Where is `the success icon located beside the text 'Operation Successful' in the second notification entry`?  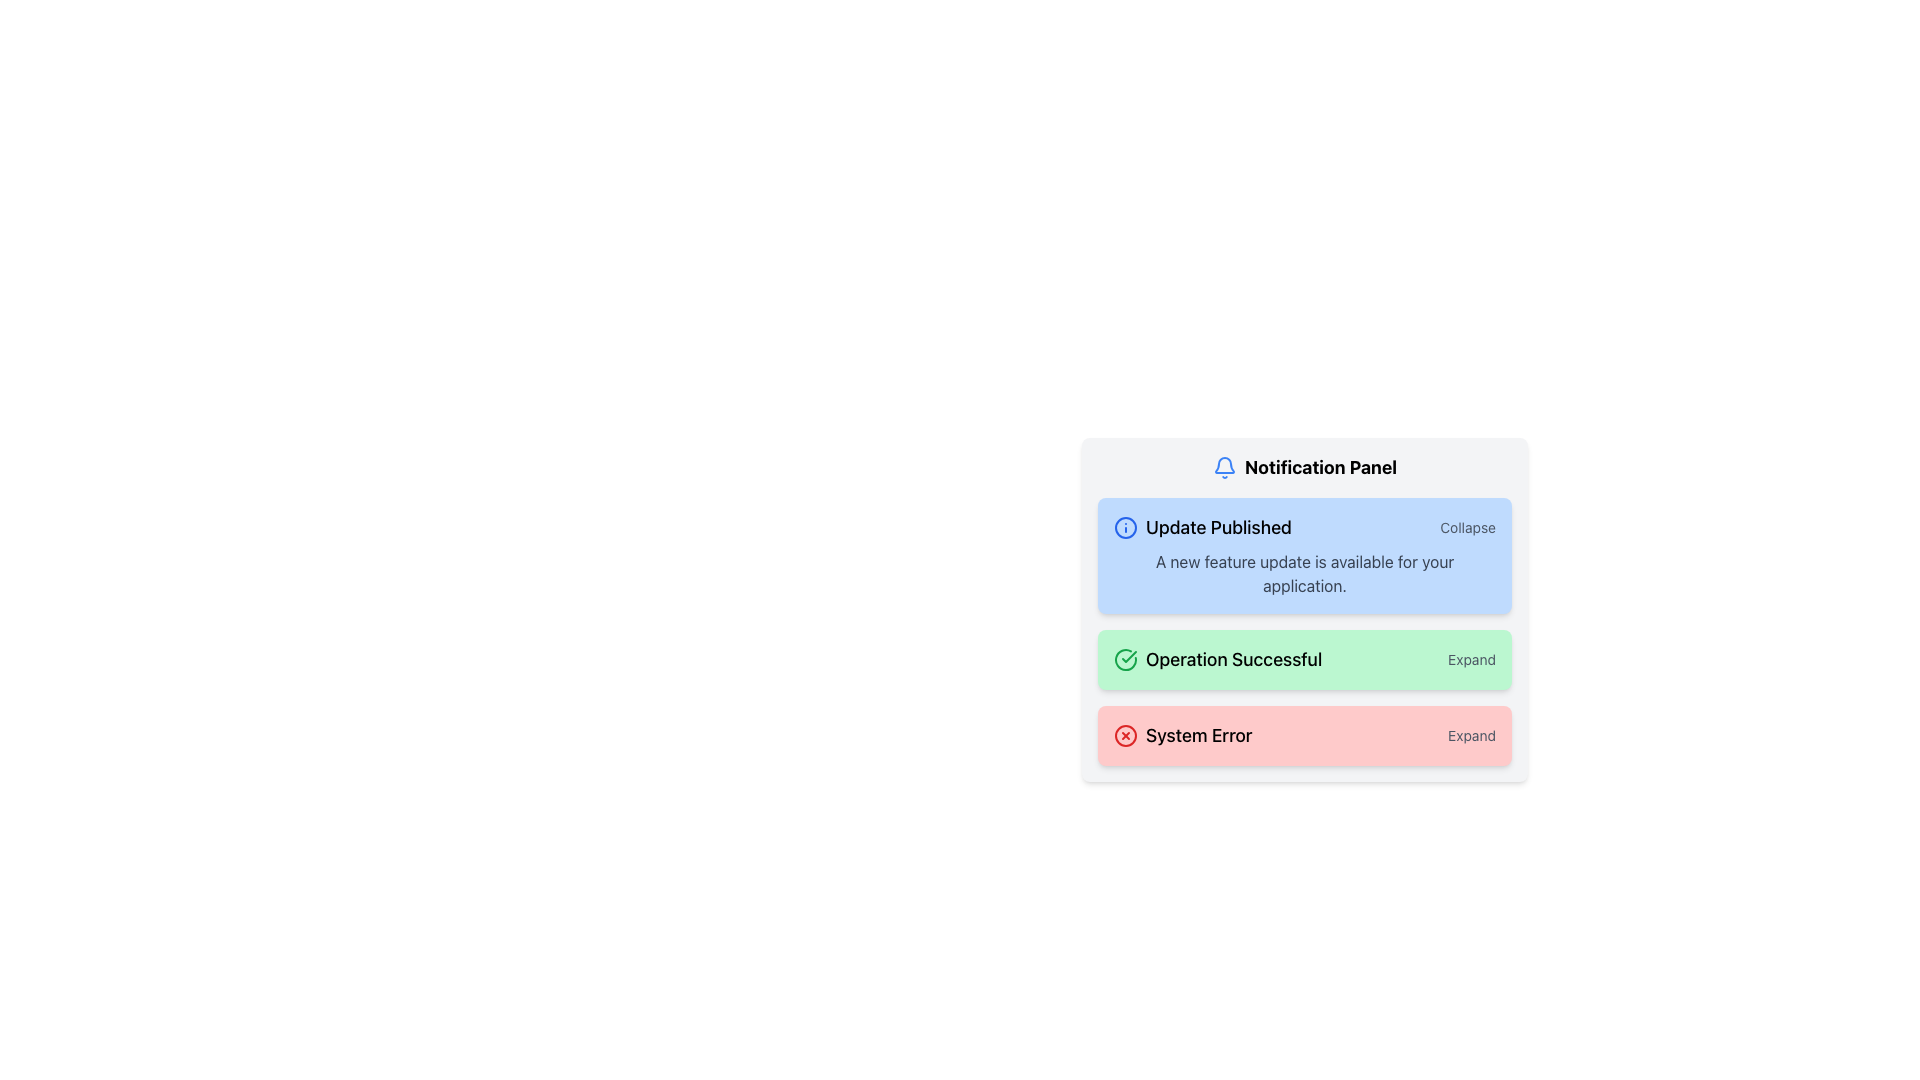
the success icon located beside the text 'Operation Successful' in the second notification entry is located at coordinates (1126, 659).